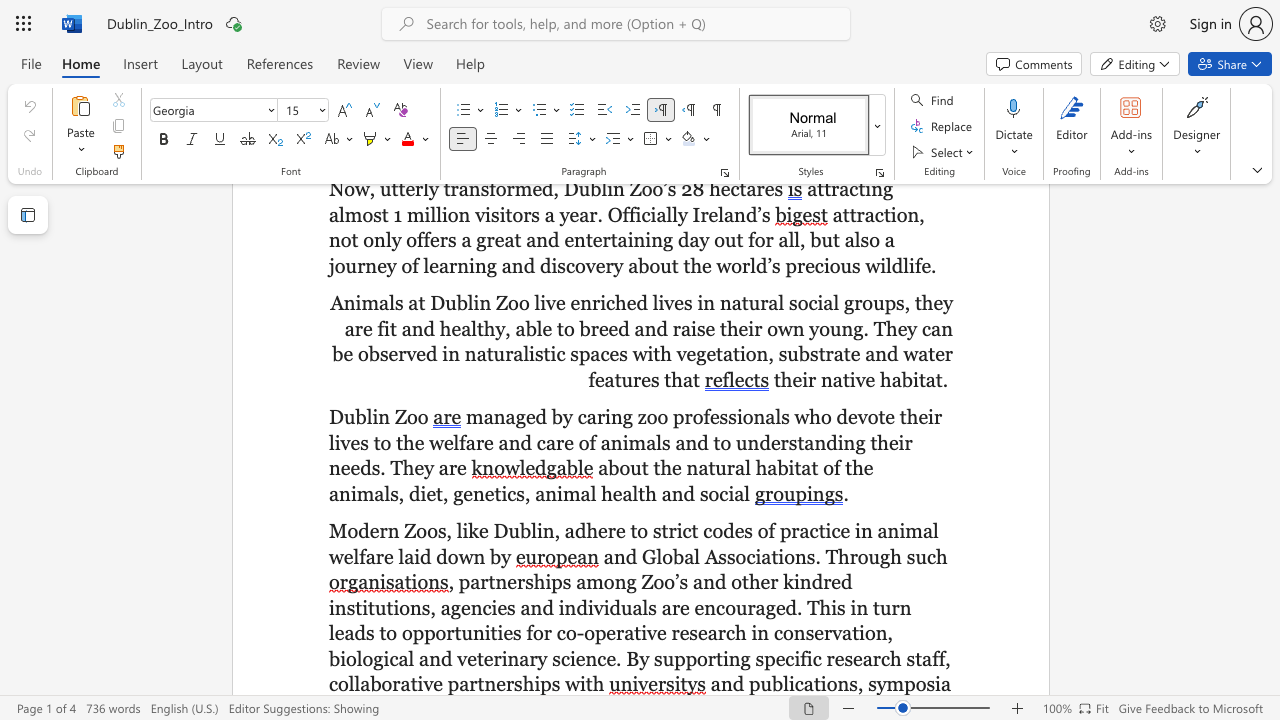 Image resolution: width=1280 pixels, height=720 pixels. Describe the element at coordinates (710, 683) in the screenshot. I see `the subset text "and publicat" within the text "and publications,"` at that location.